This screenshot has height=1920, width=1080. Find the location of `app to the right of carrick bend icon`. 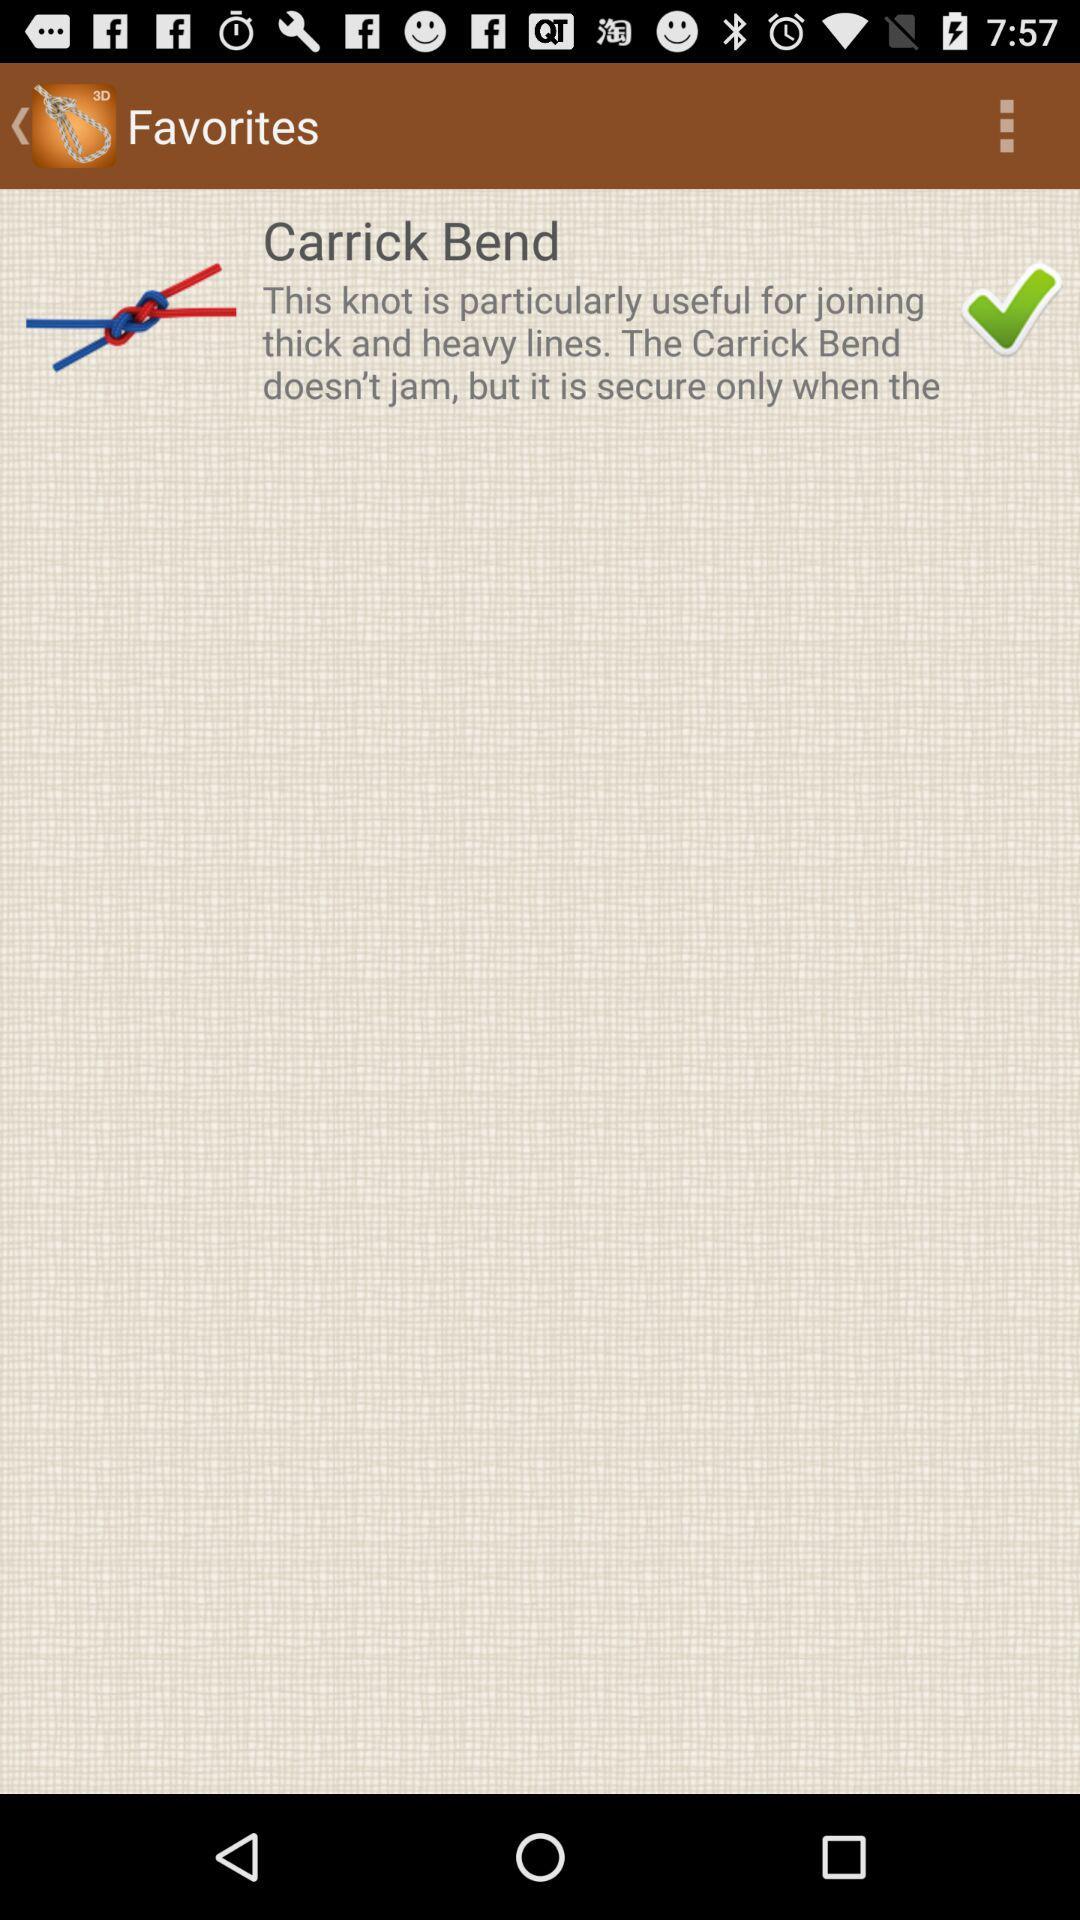

app to the right of carrick bend icon is located at coordinates (1011, 308).